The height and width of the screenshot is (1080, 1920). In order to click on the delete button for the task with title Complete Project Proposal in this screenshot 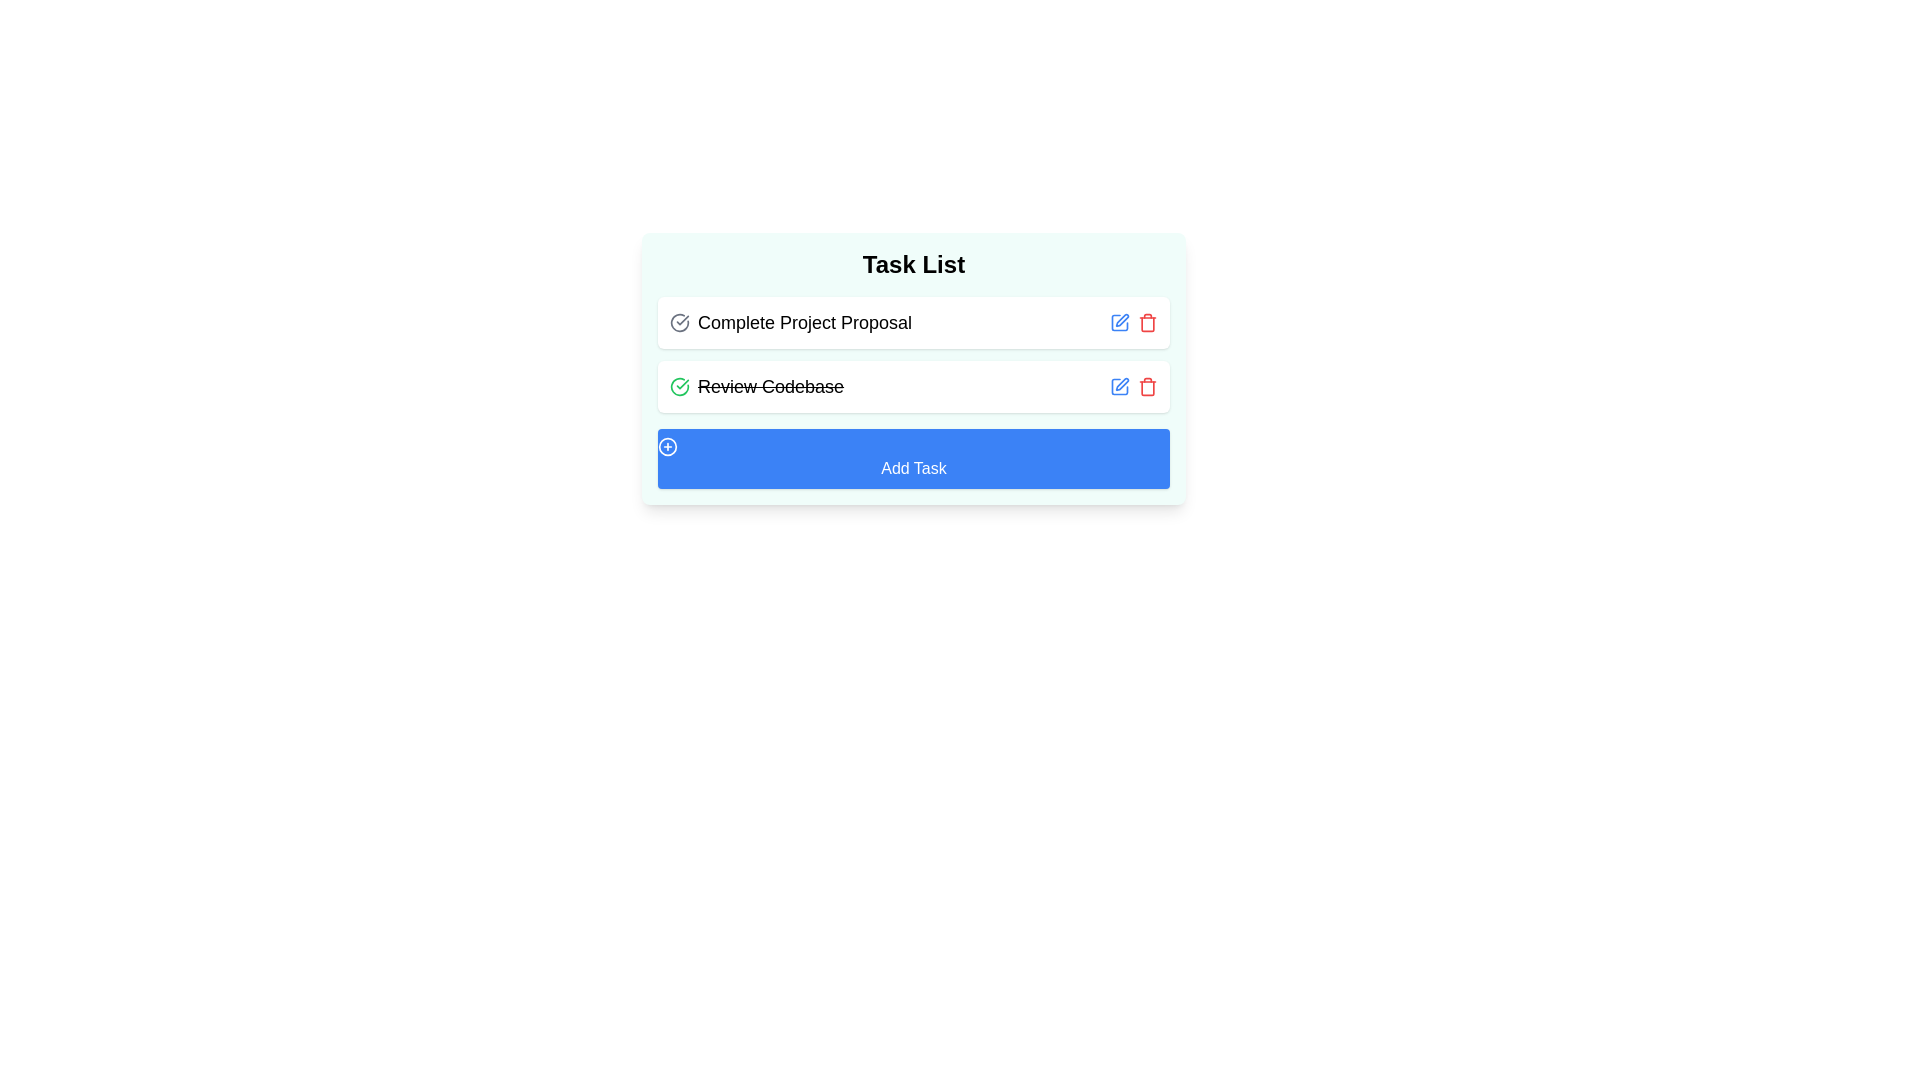, I will do `click(1147, 322)`.